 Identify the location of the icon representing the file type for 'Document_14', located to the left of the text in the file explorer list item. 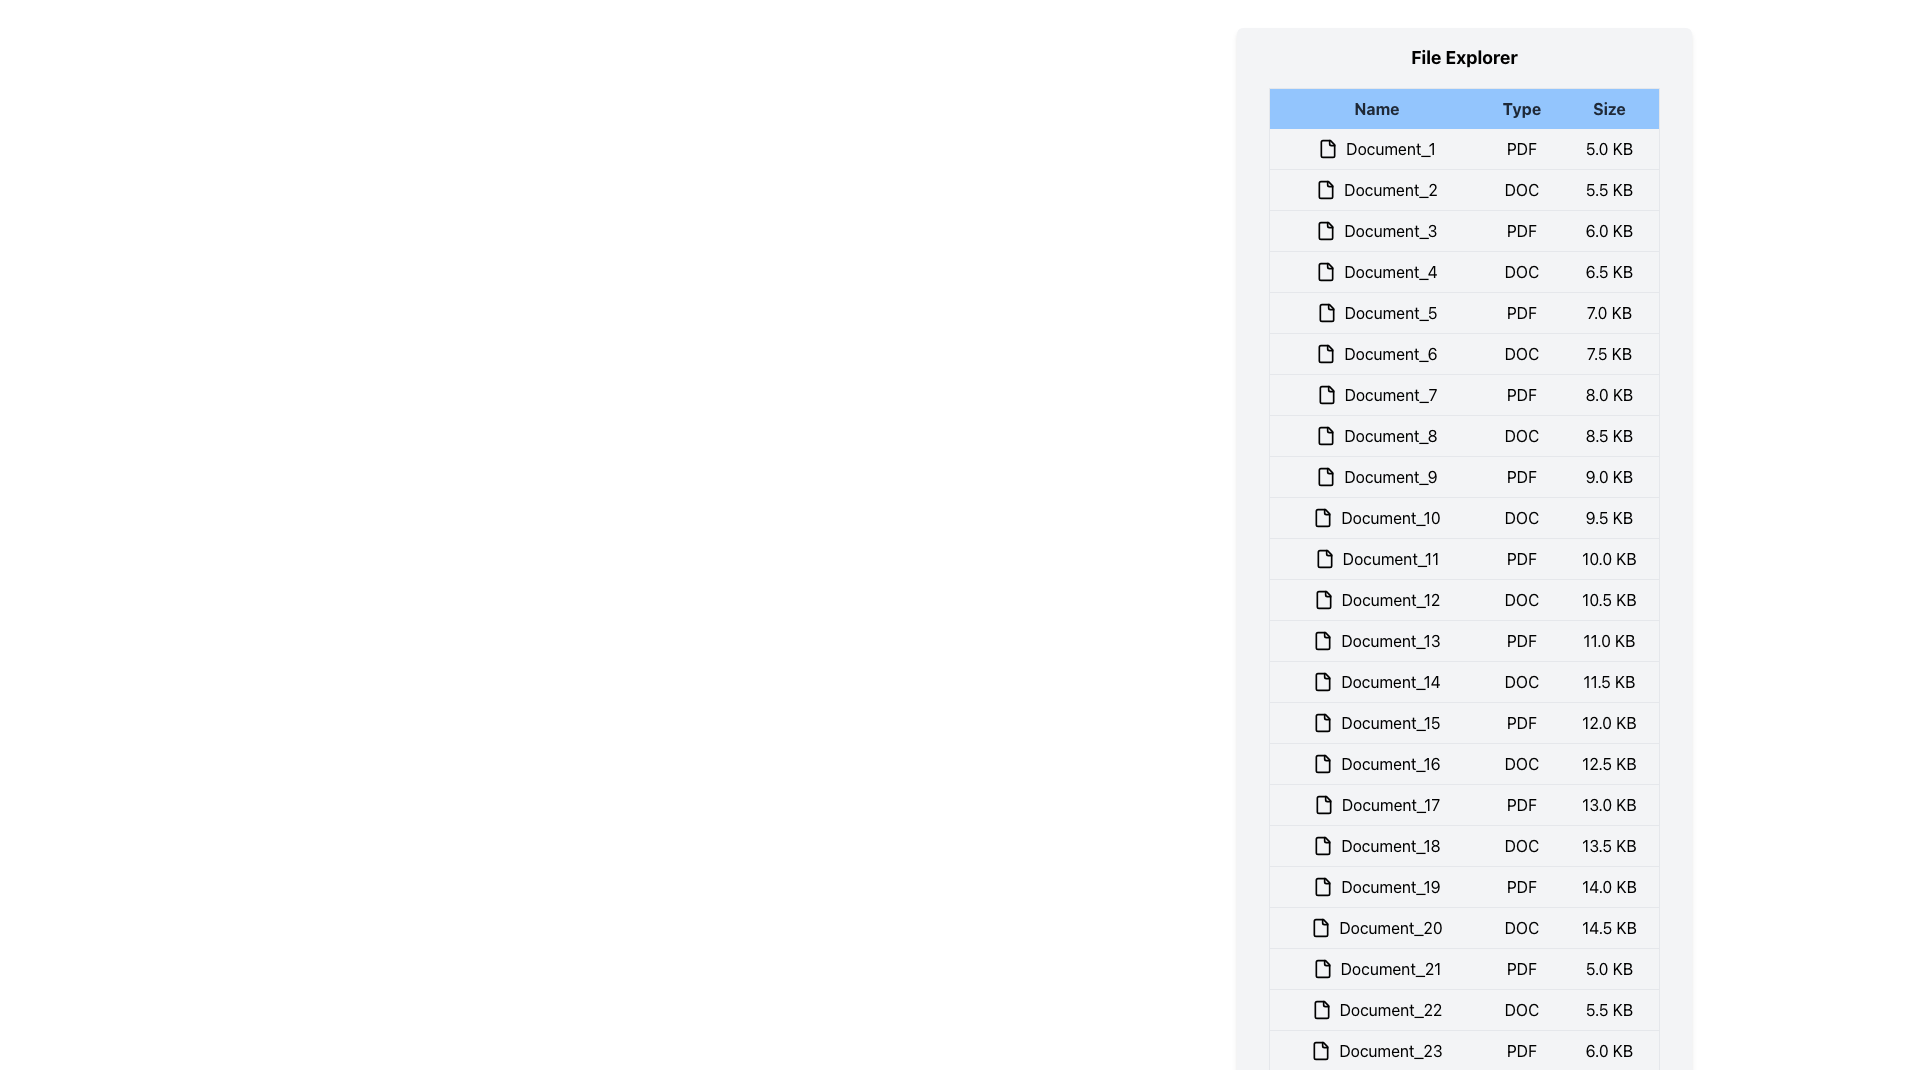
(1323, 681).